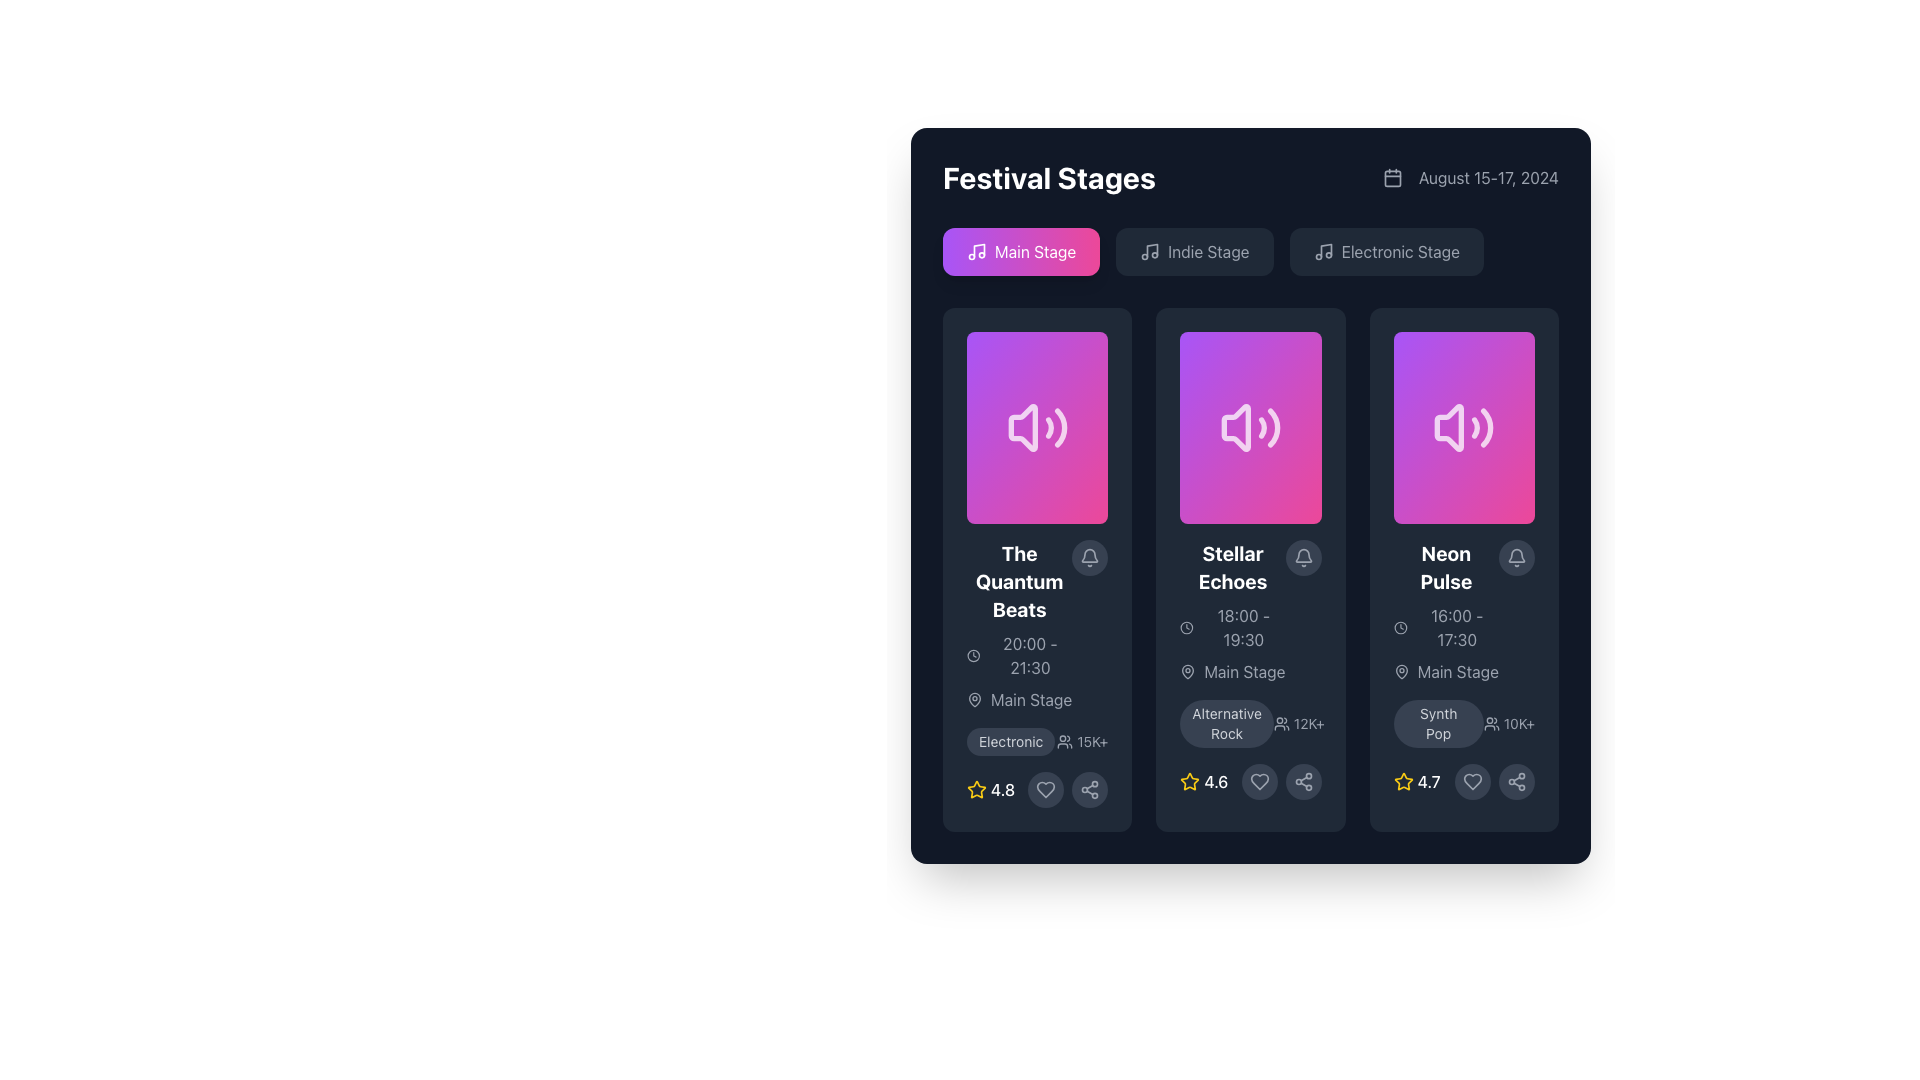  Describe the element at coordinates (1037, 624) in the screenshot. I see `the event card displaying 'The Quantum Beats' in the first column of the grid layout under the 'Festival Stages' section` at that location.